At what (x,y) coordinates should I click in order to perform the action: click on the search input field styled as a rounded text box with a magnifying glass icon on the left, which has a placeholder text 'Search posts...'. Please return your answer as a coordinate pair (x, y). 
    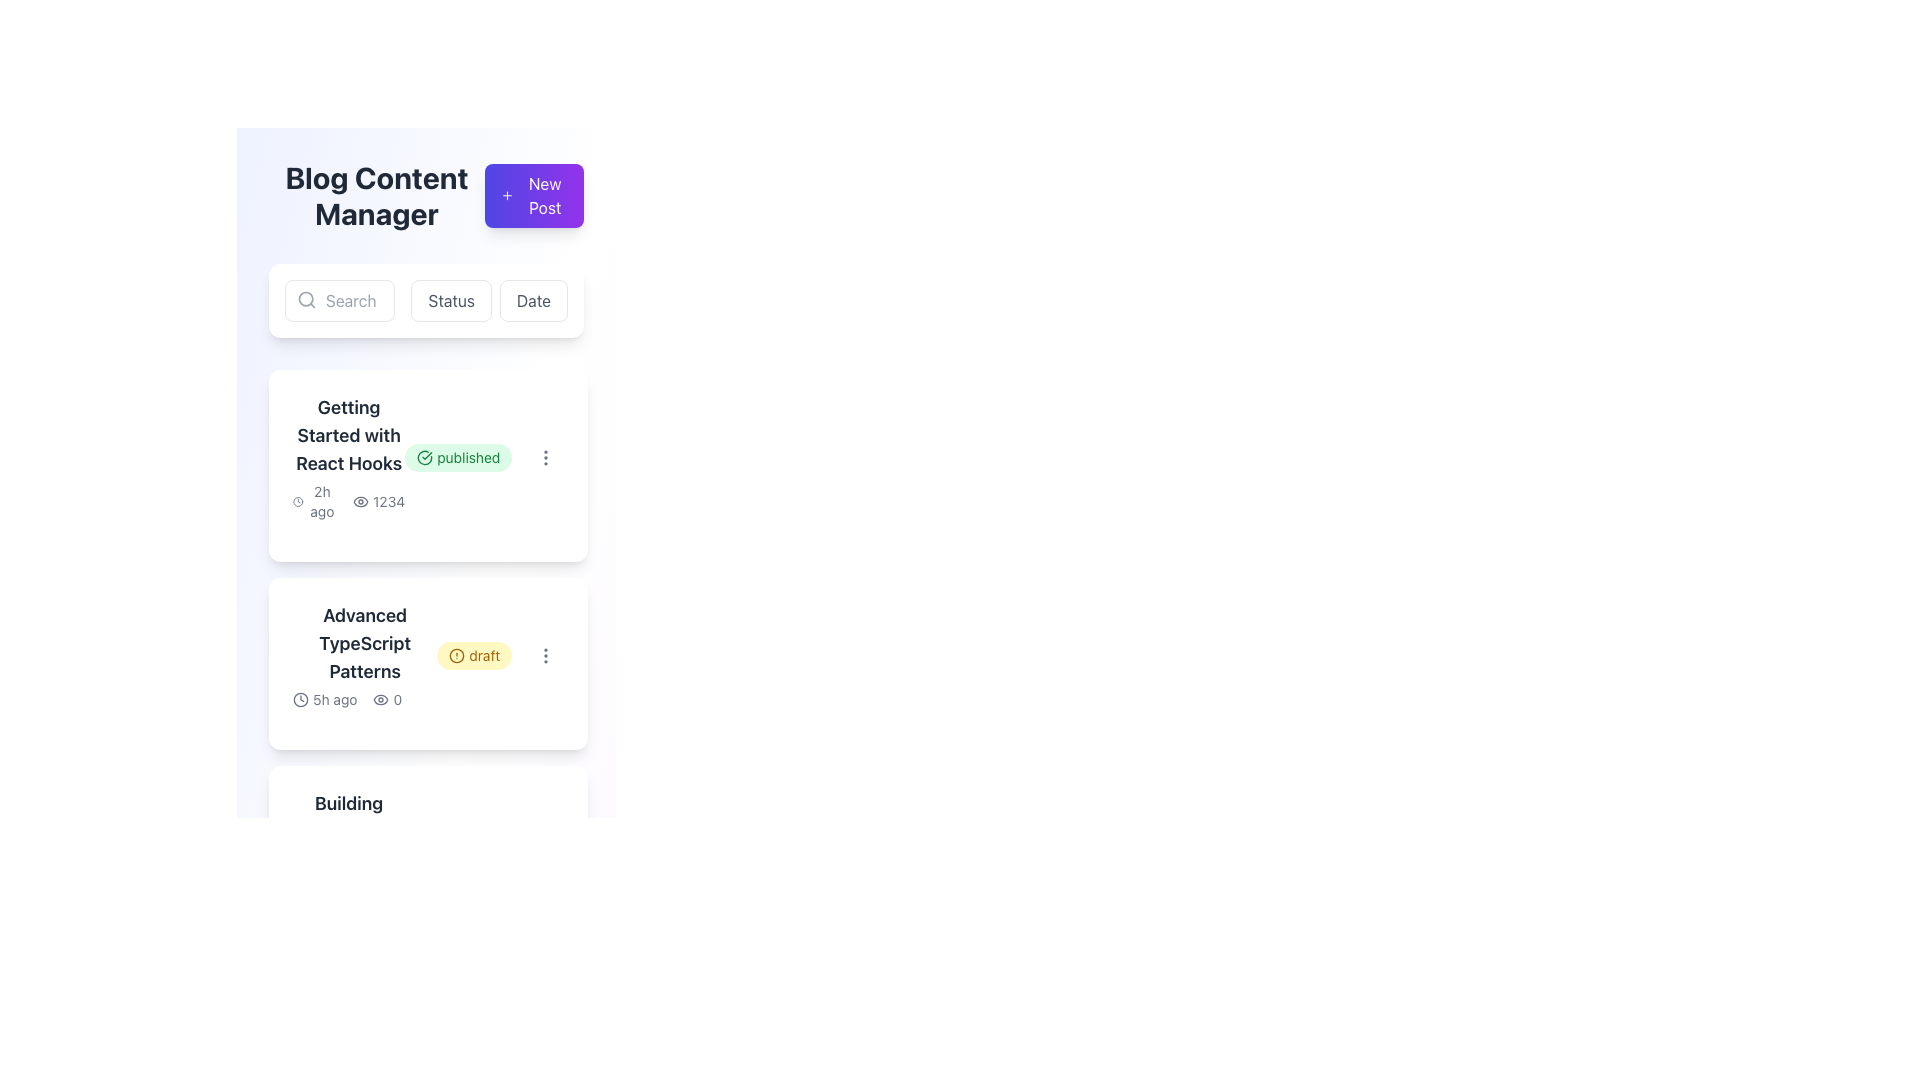
    Looking at the image, I should click on (340, 300).